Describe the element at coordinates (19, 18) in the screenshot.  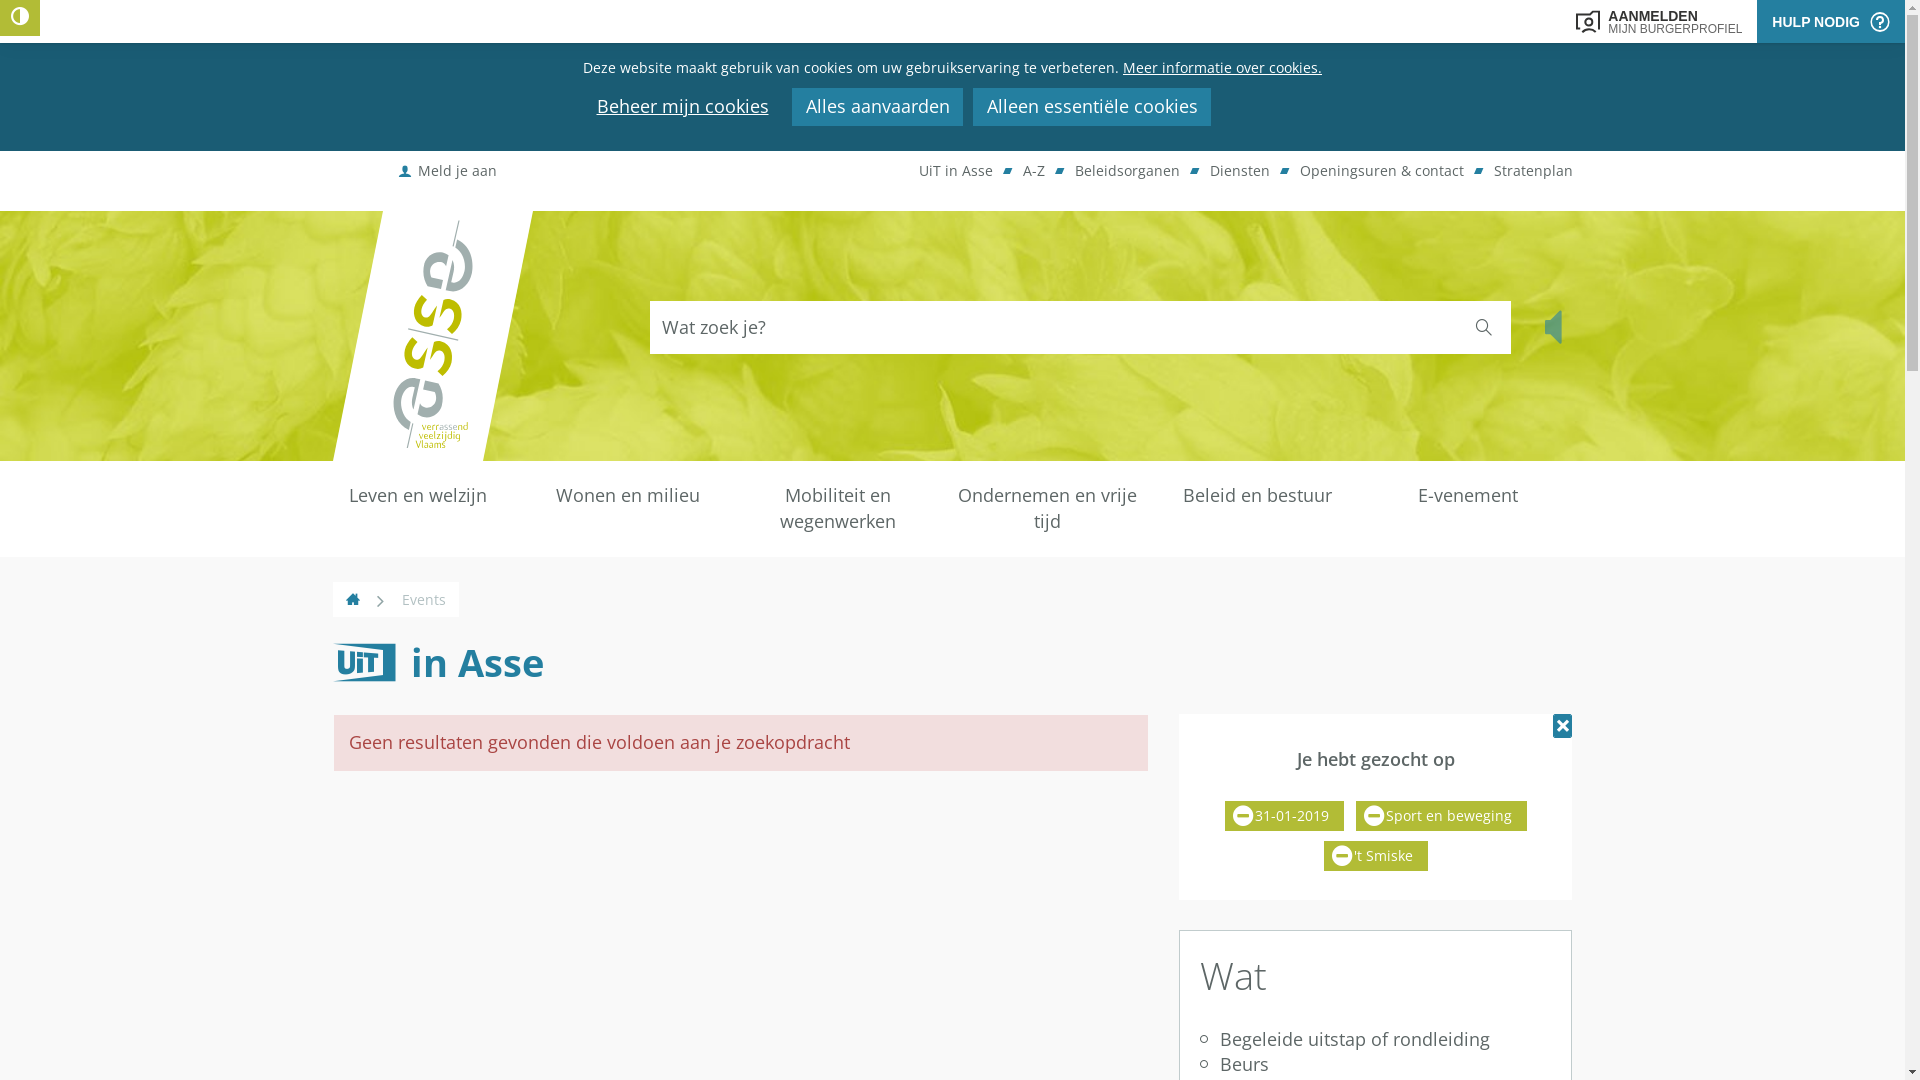
I see `'Hoog contrast'` at that location.